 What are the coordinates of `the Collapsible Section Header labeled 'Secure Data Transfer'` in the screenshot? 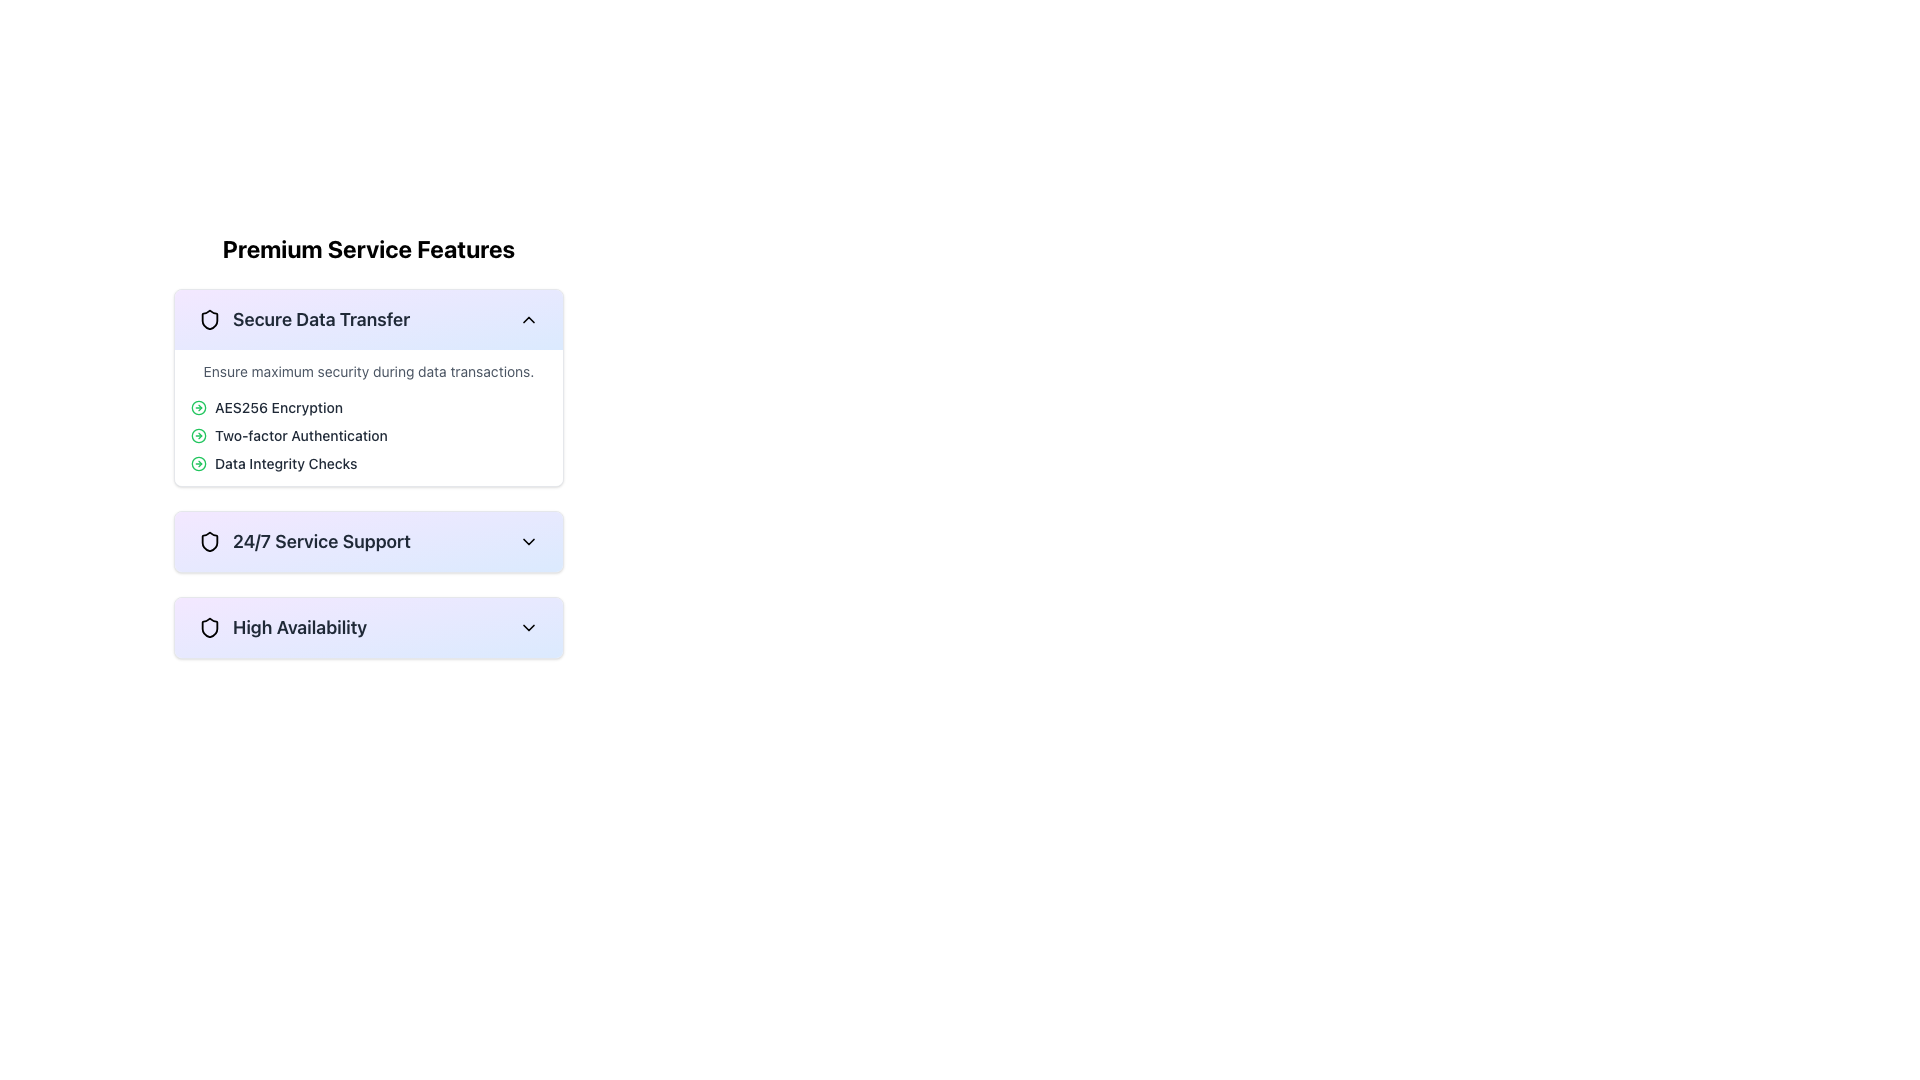 It's located at (369, 319).